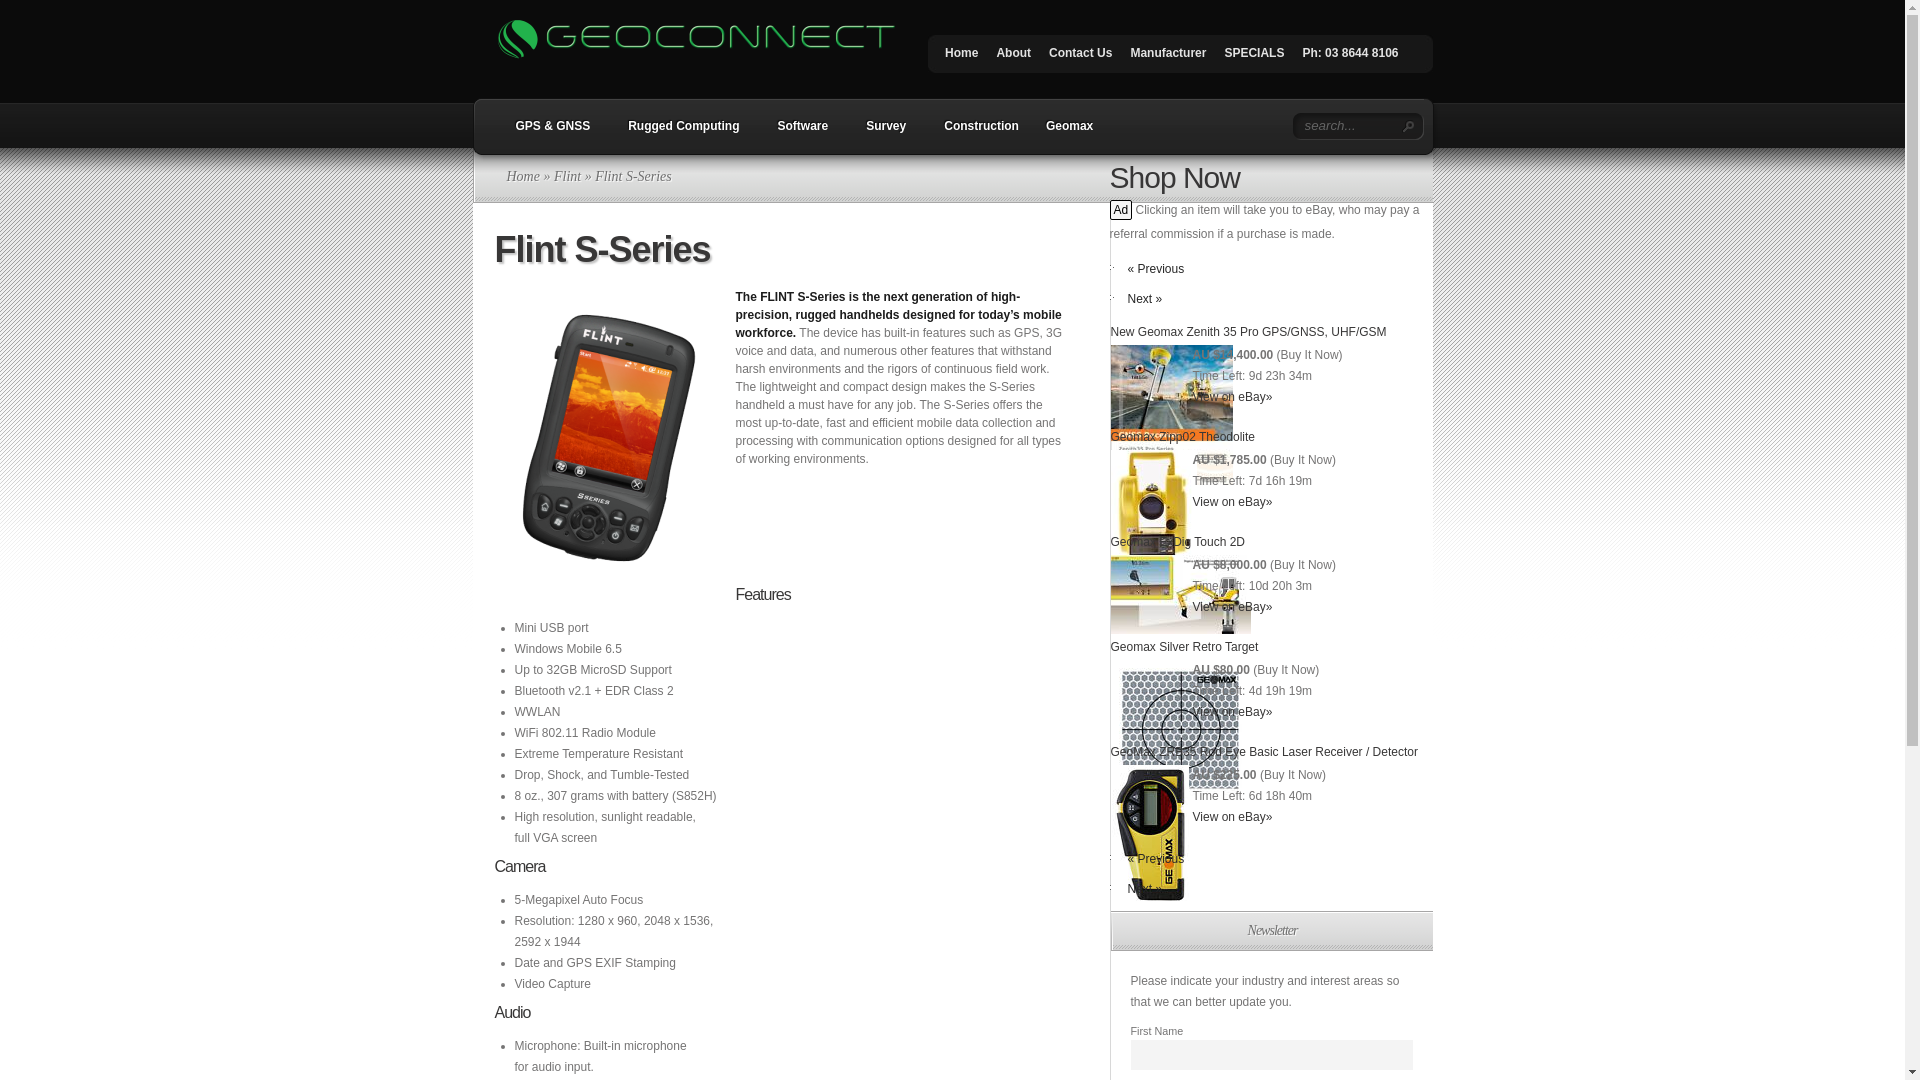 This screenshot has height=1080, width=1920. I want to click on 'Manufacturer', so click(1167, 56).